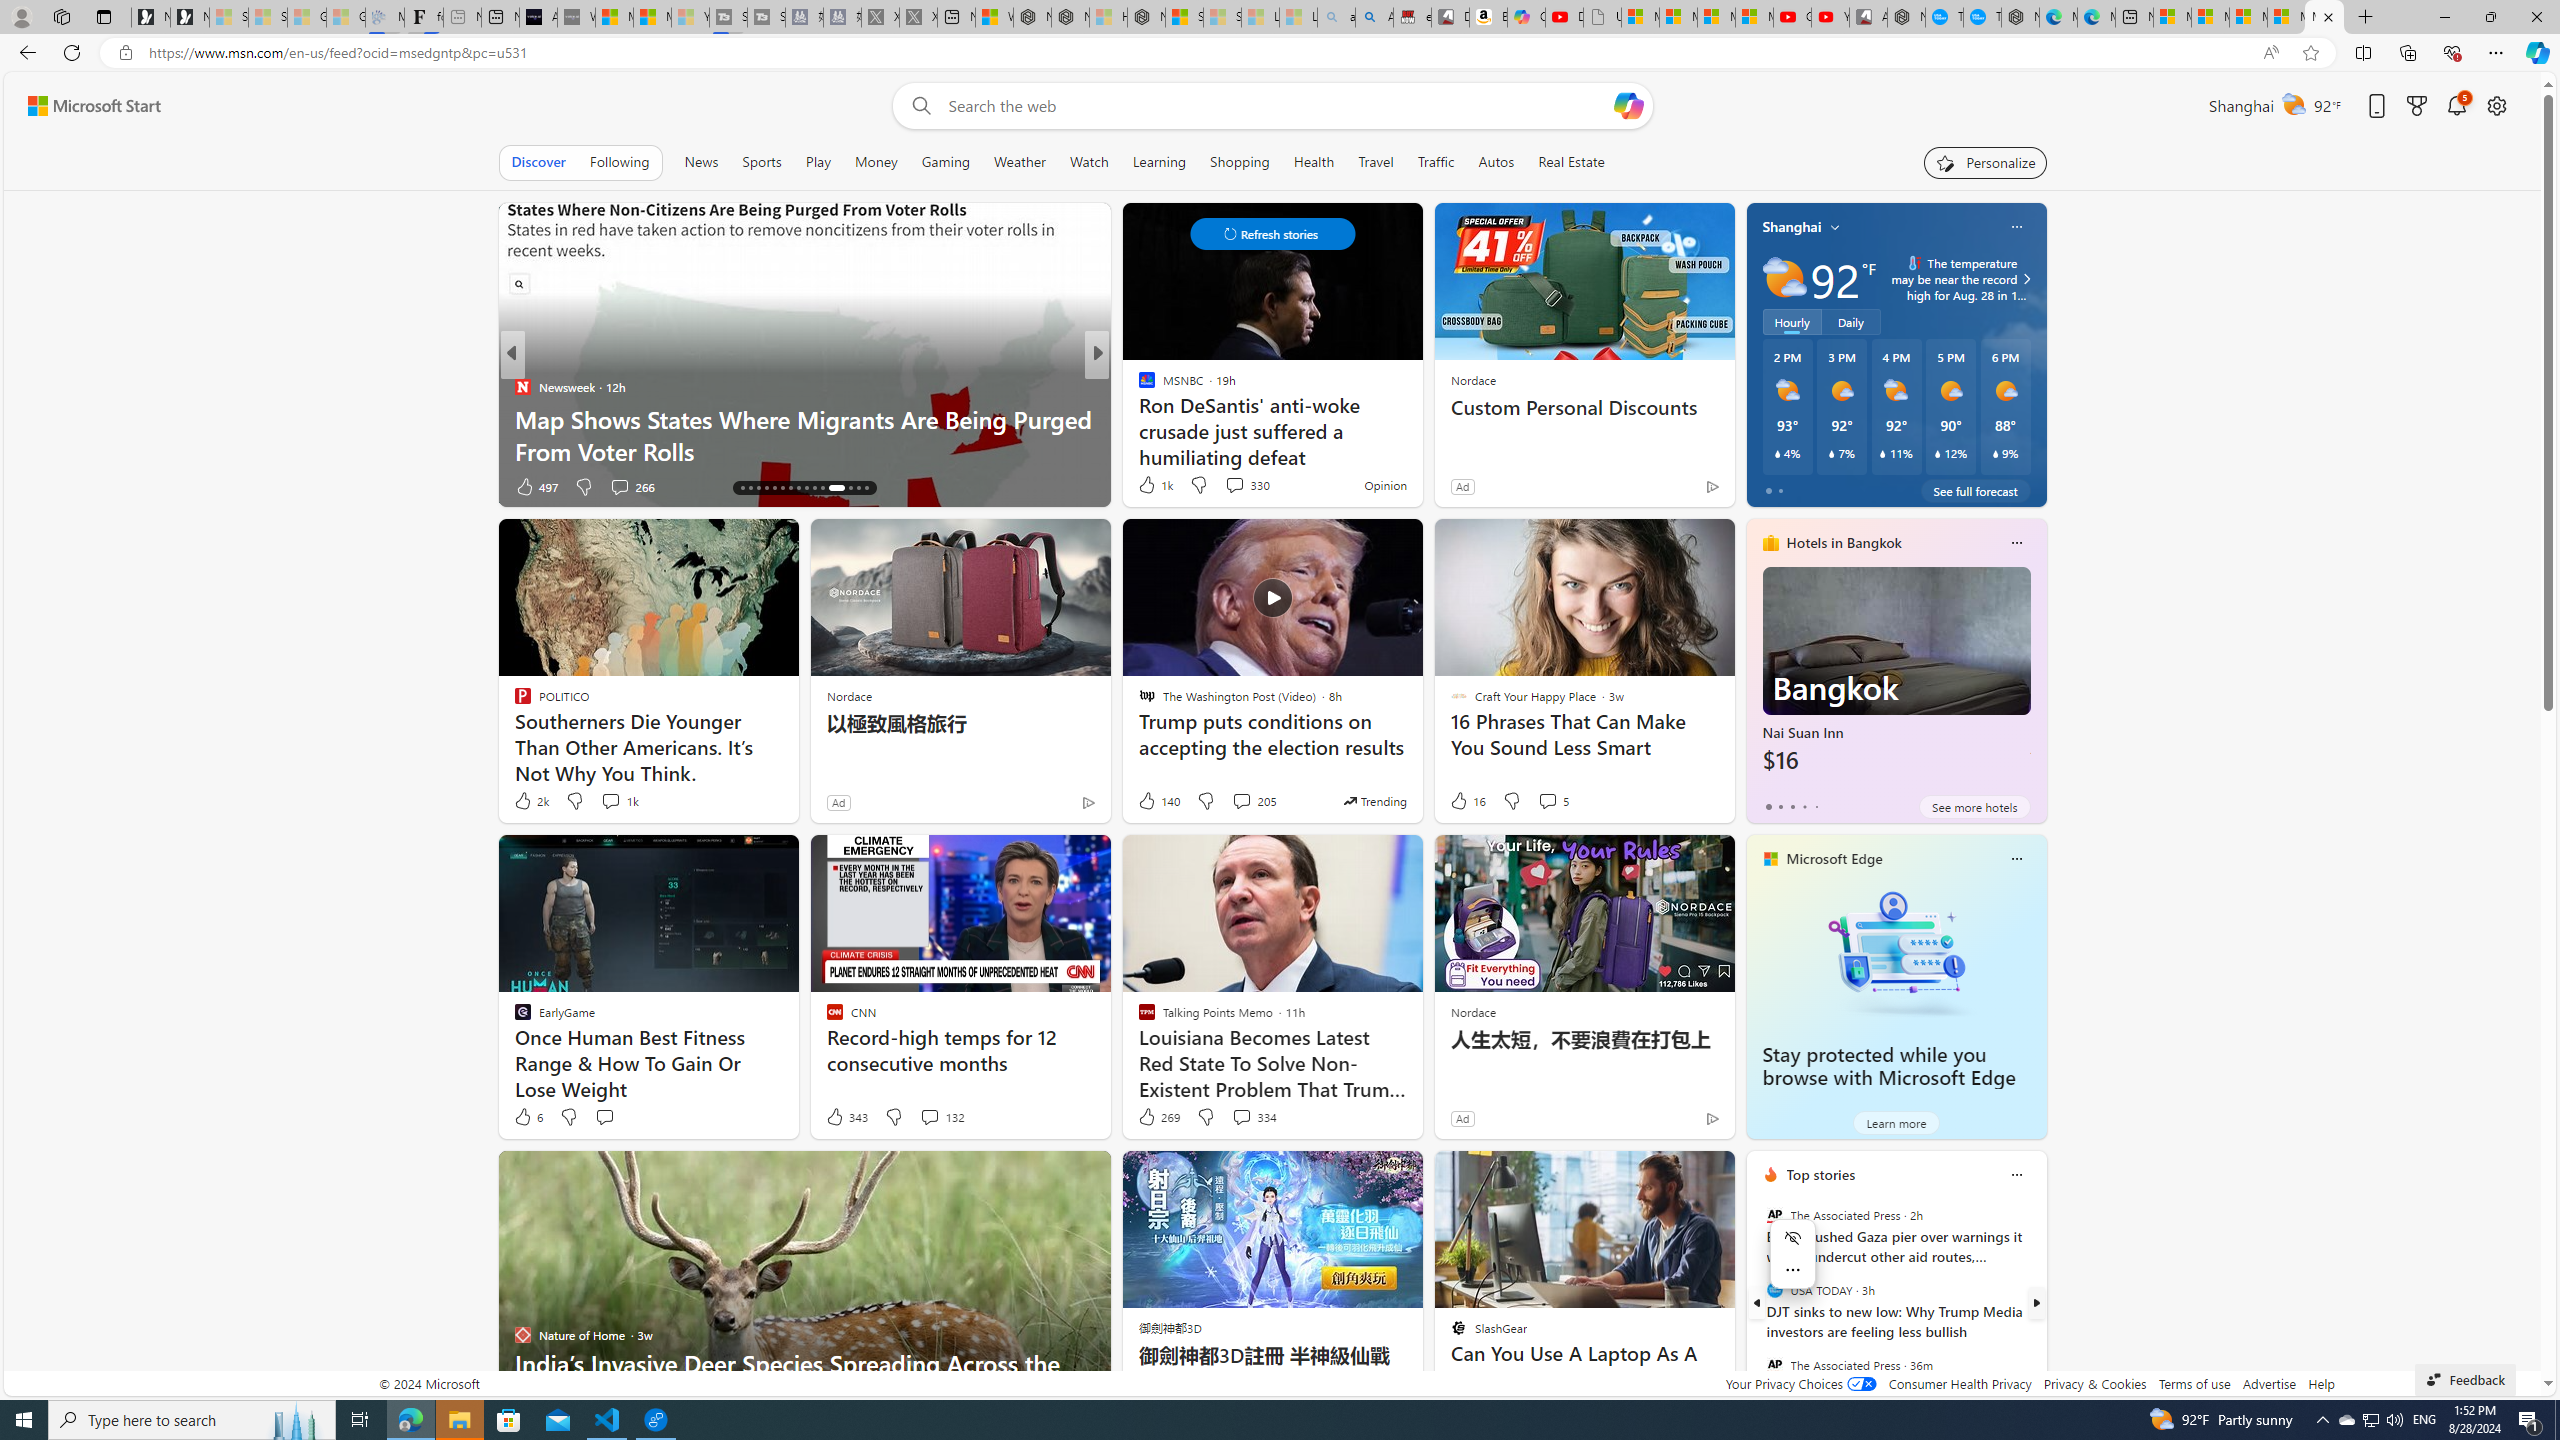 The image size is (2560, 1440). What do you see at coordinates (1895, 1122) in the screenshot?
I see `'Learn more'` at bounding box center [1895, 1122].